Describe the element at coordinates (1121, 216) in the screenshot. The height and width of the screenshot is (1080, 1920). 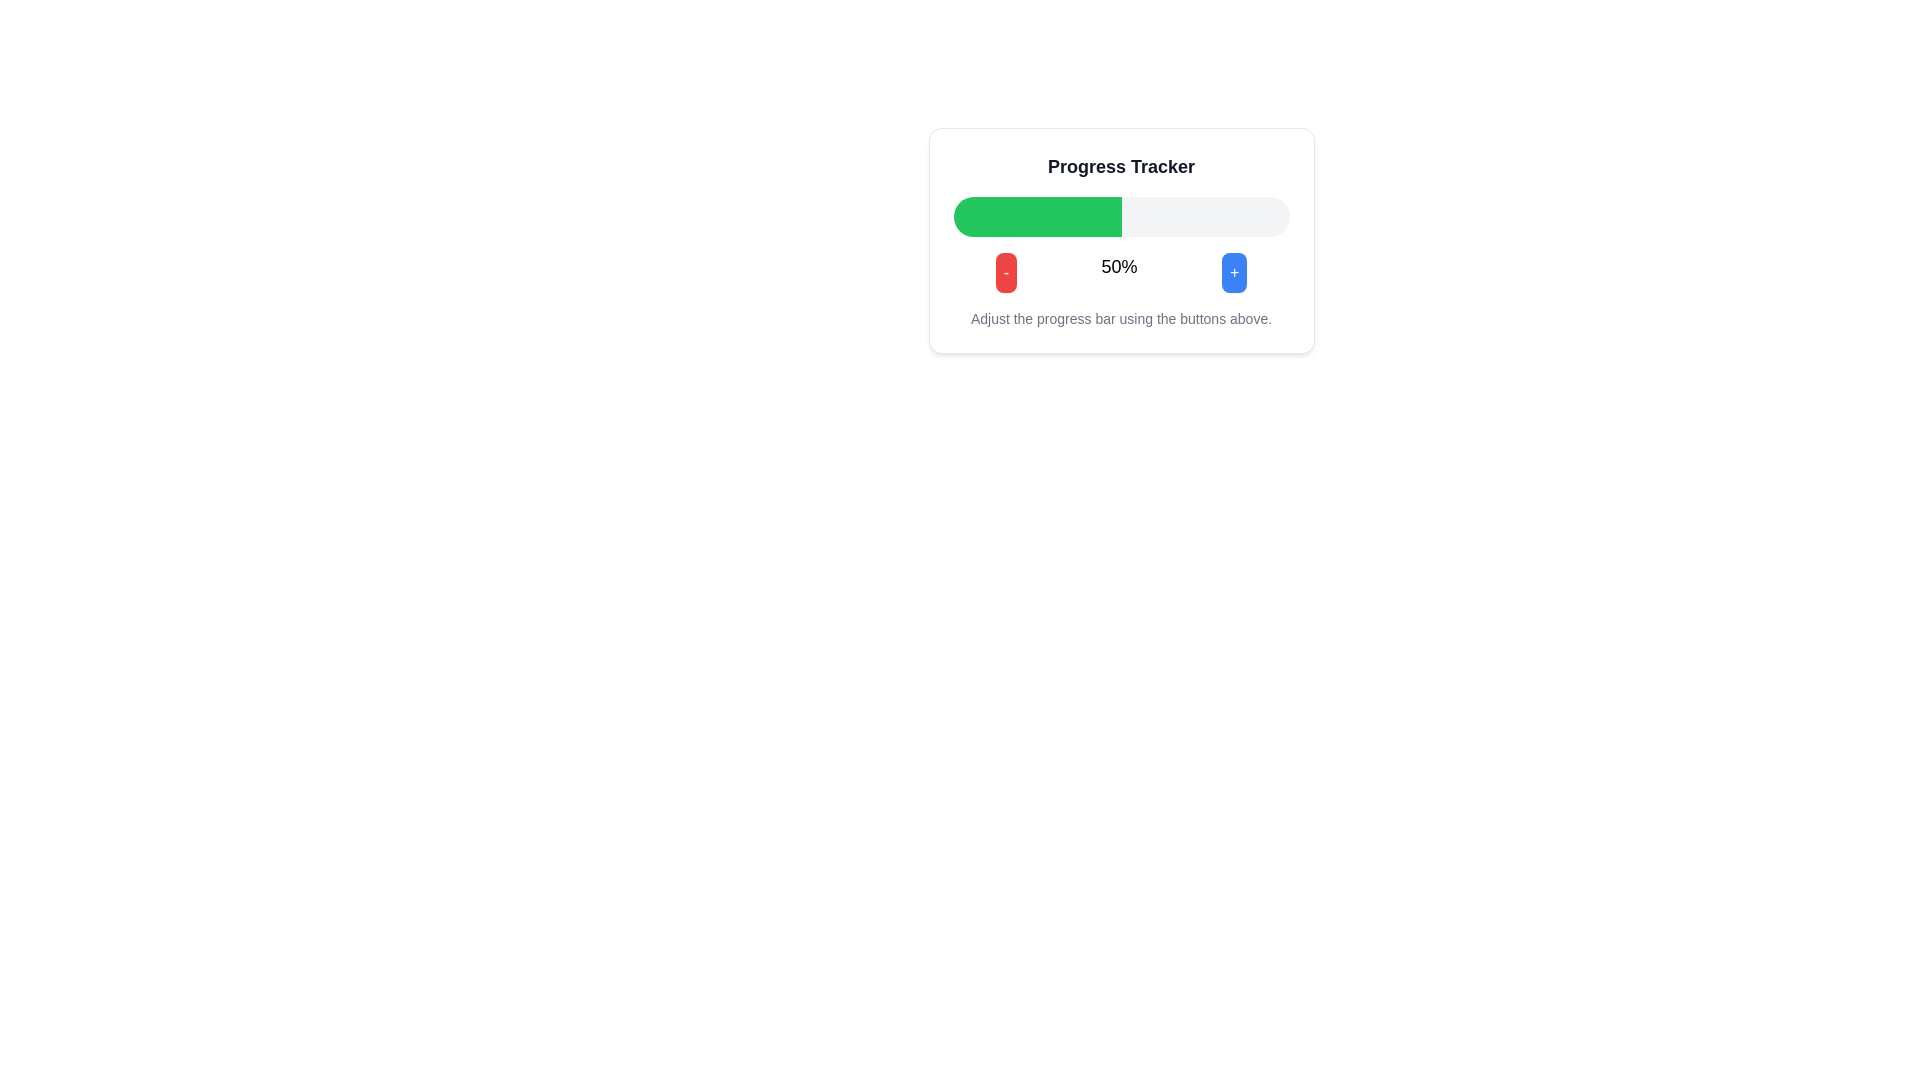
I see `the progress bar located in the 'Progress Tracker' card, which is a horizontal bar with a green left section representing 50% progress and a gray right section indicating incomplete progress` at that location.